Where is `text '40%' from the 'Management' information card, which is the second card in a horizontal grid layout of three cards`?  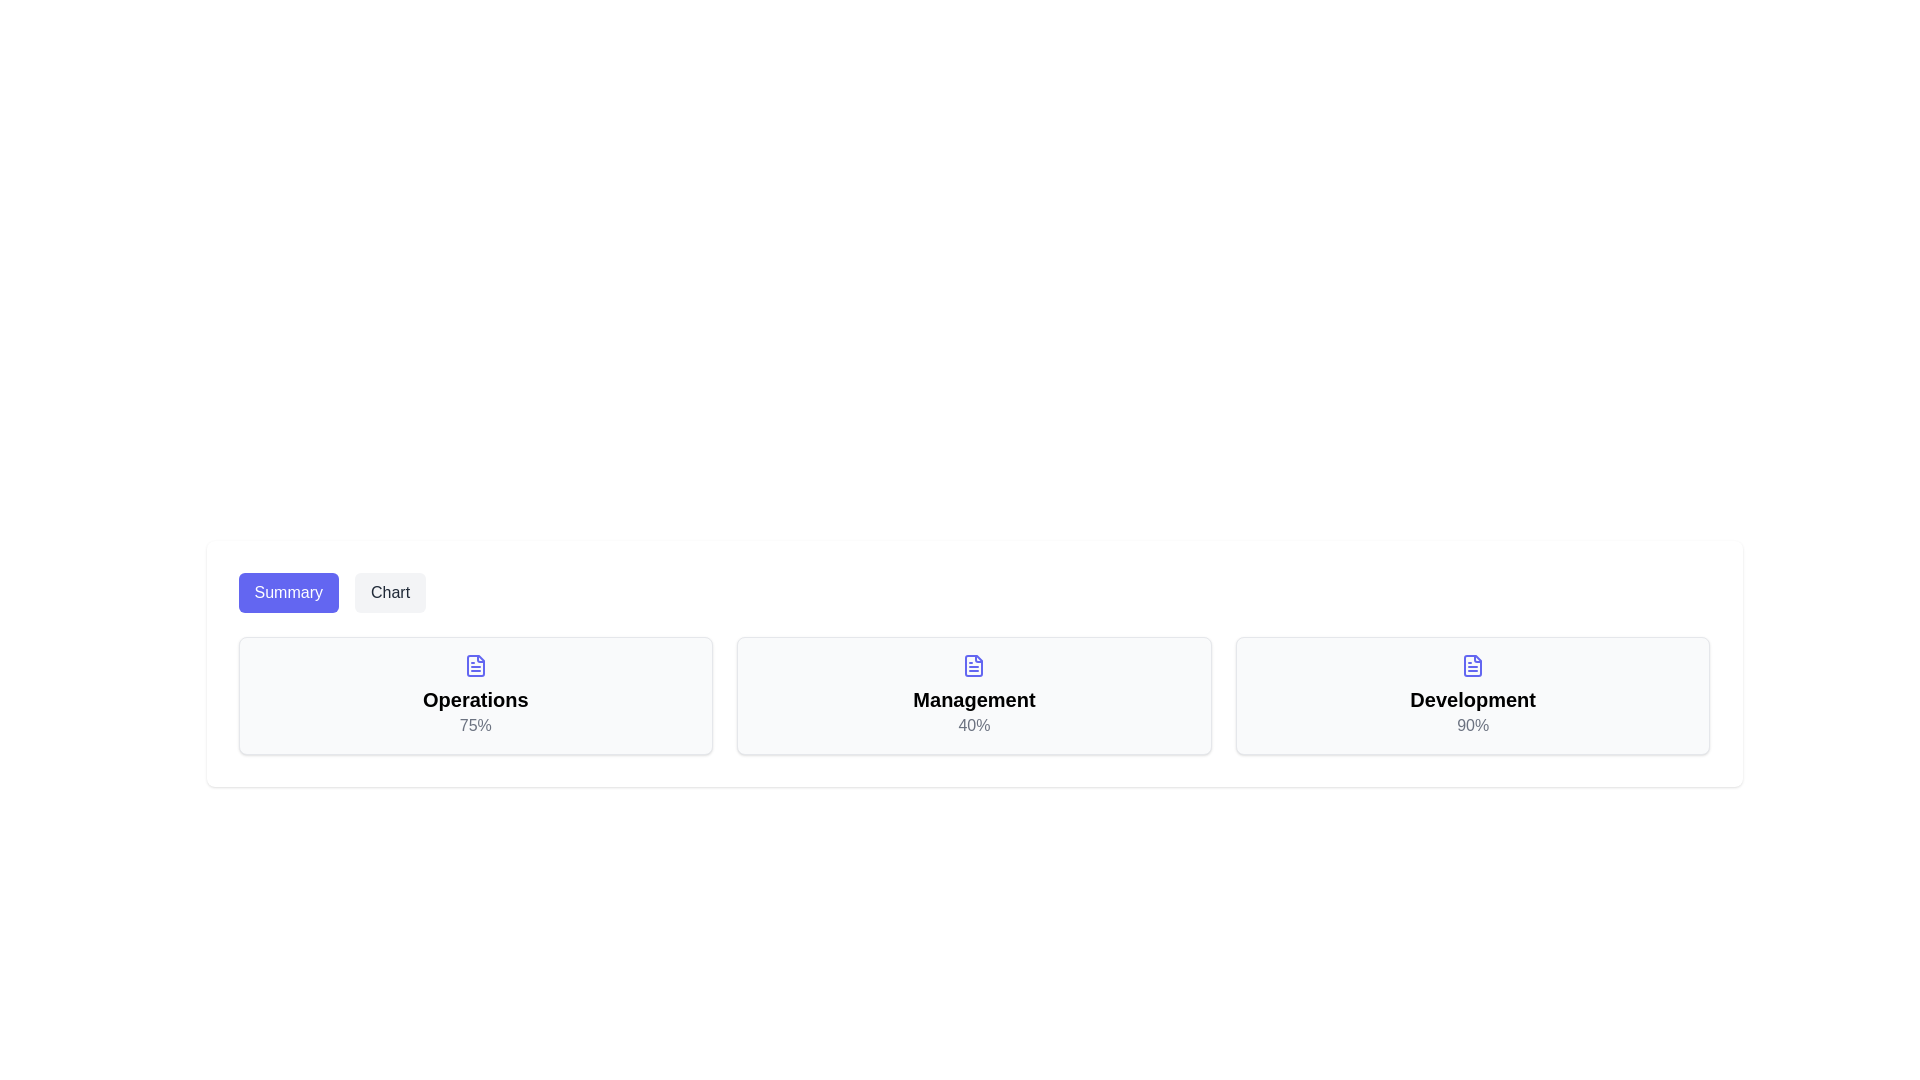
text '40%' from the 'Management' information card, which is the second card in a horizontal grid layout of three cards is located at coordinates (974, 694).